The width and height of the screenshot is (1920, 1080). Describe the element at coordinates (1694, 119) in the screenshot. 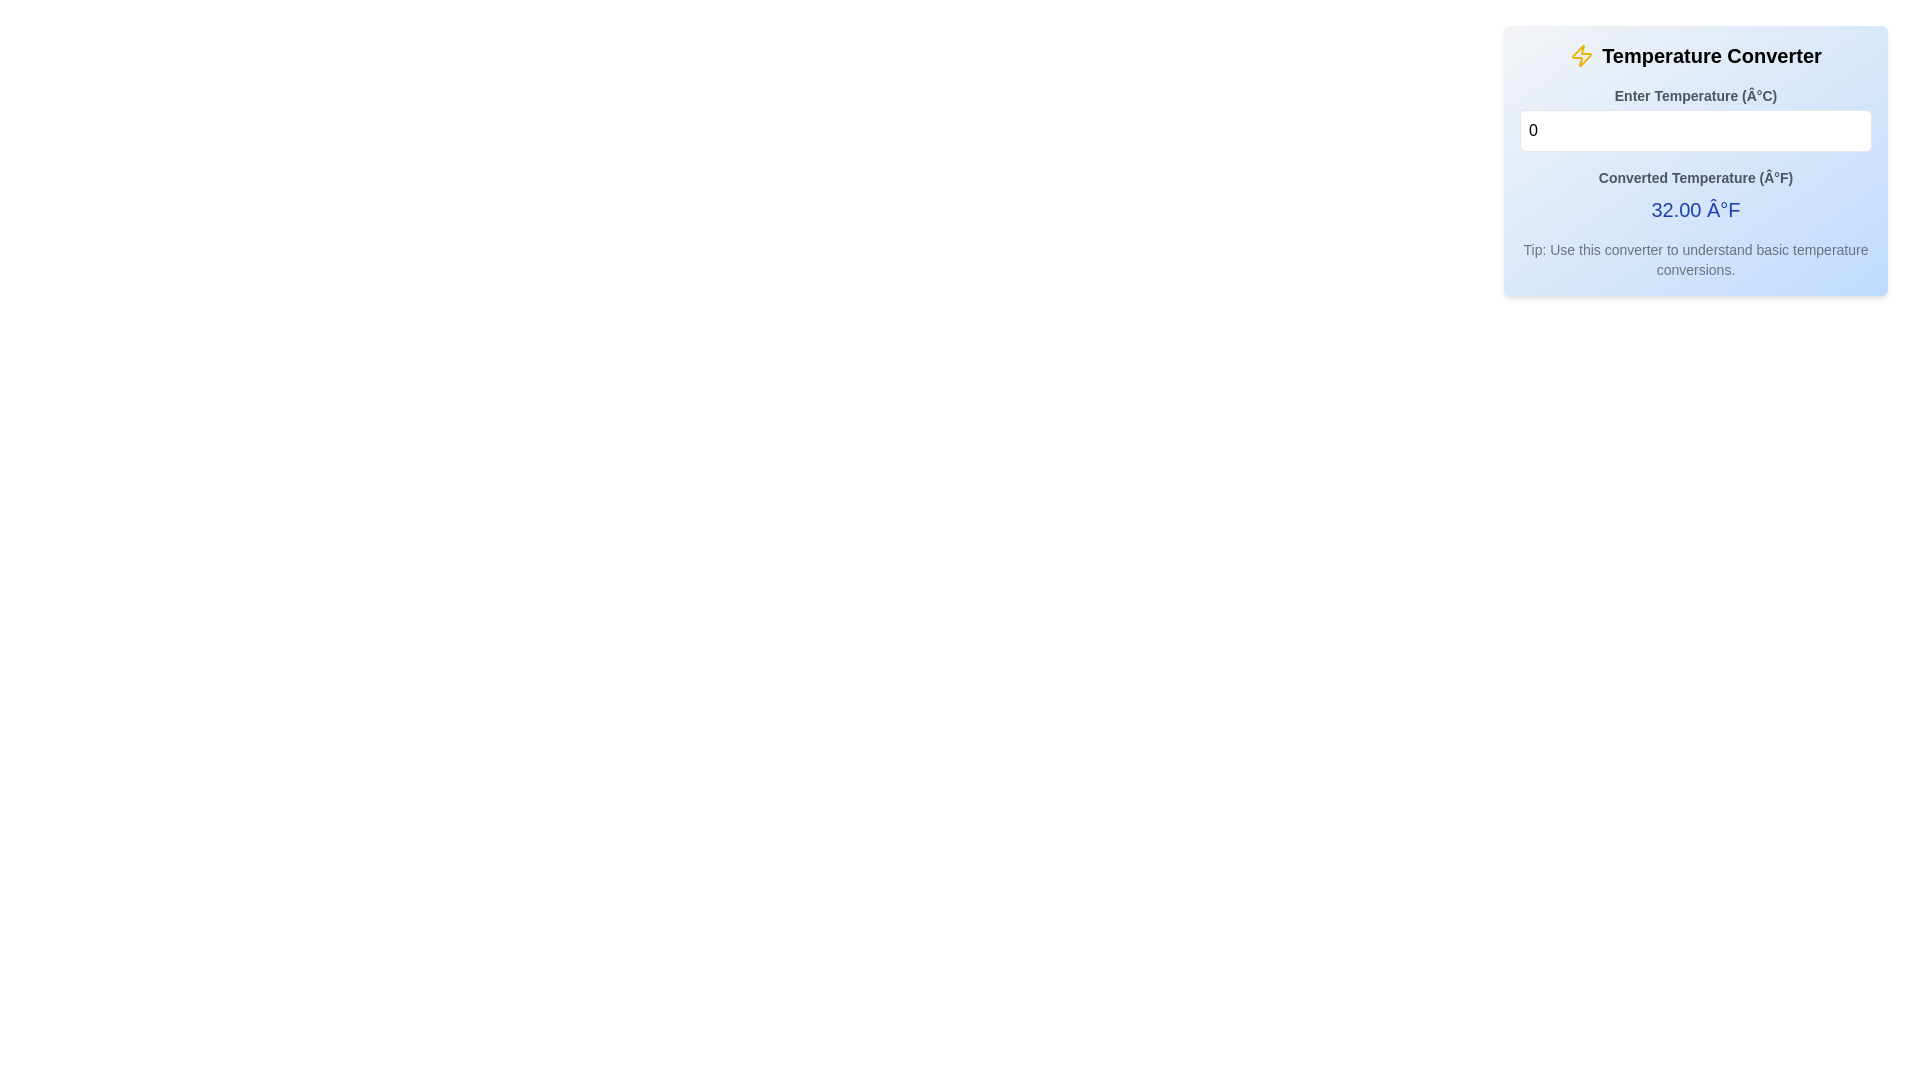

I see `the input field for entering temperature values in degrees Celsius located at the top of the 'Temperature Converter' section` at that location.